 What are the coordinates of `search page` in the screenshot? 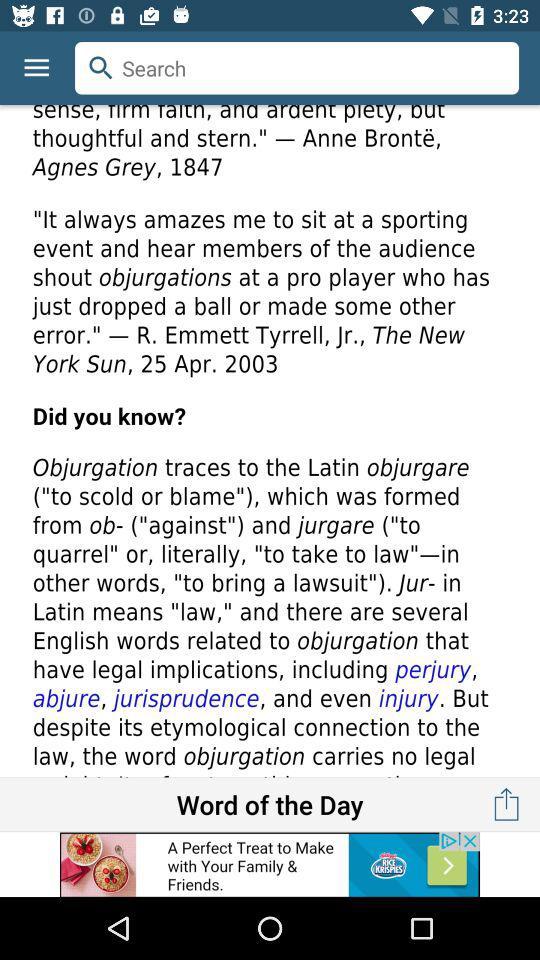 It's located at (270, 441).